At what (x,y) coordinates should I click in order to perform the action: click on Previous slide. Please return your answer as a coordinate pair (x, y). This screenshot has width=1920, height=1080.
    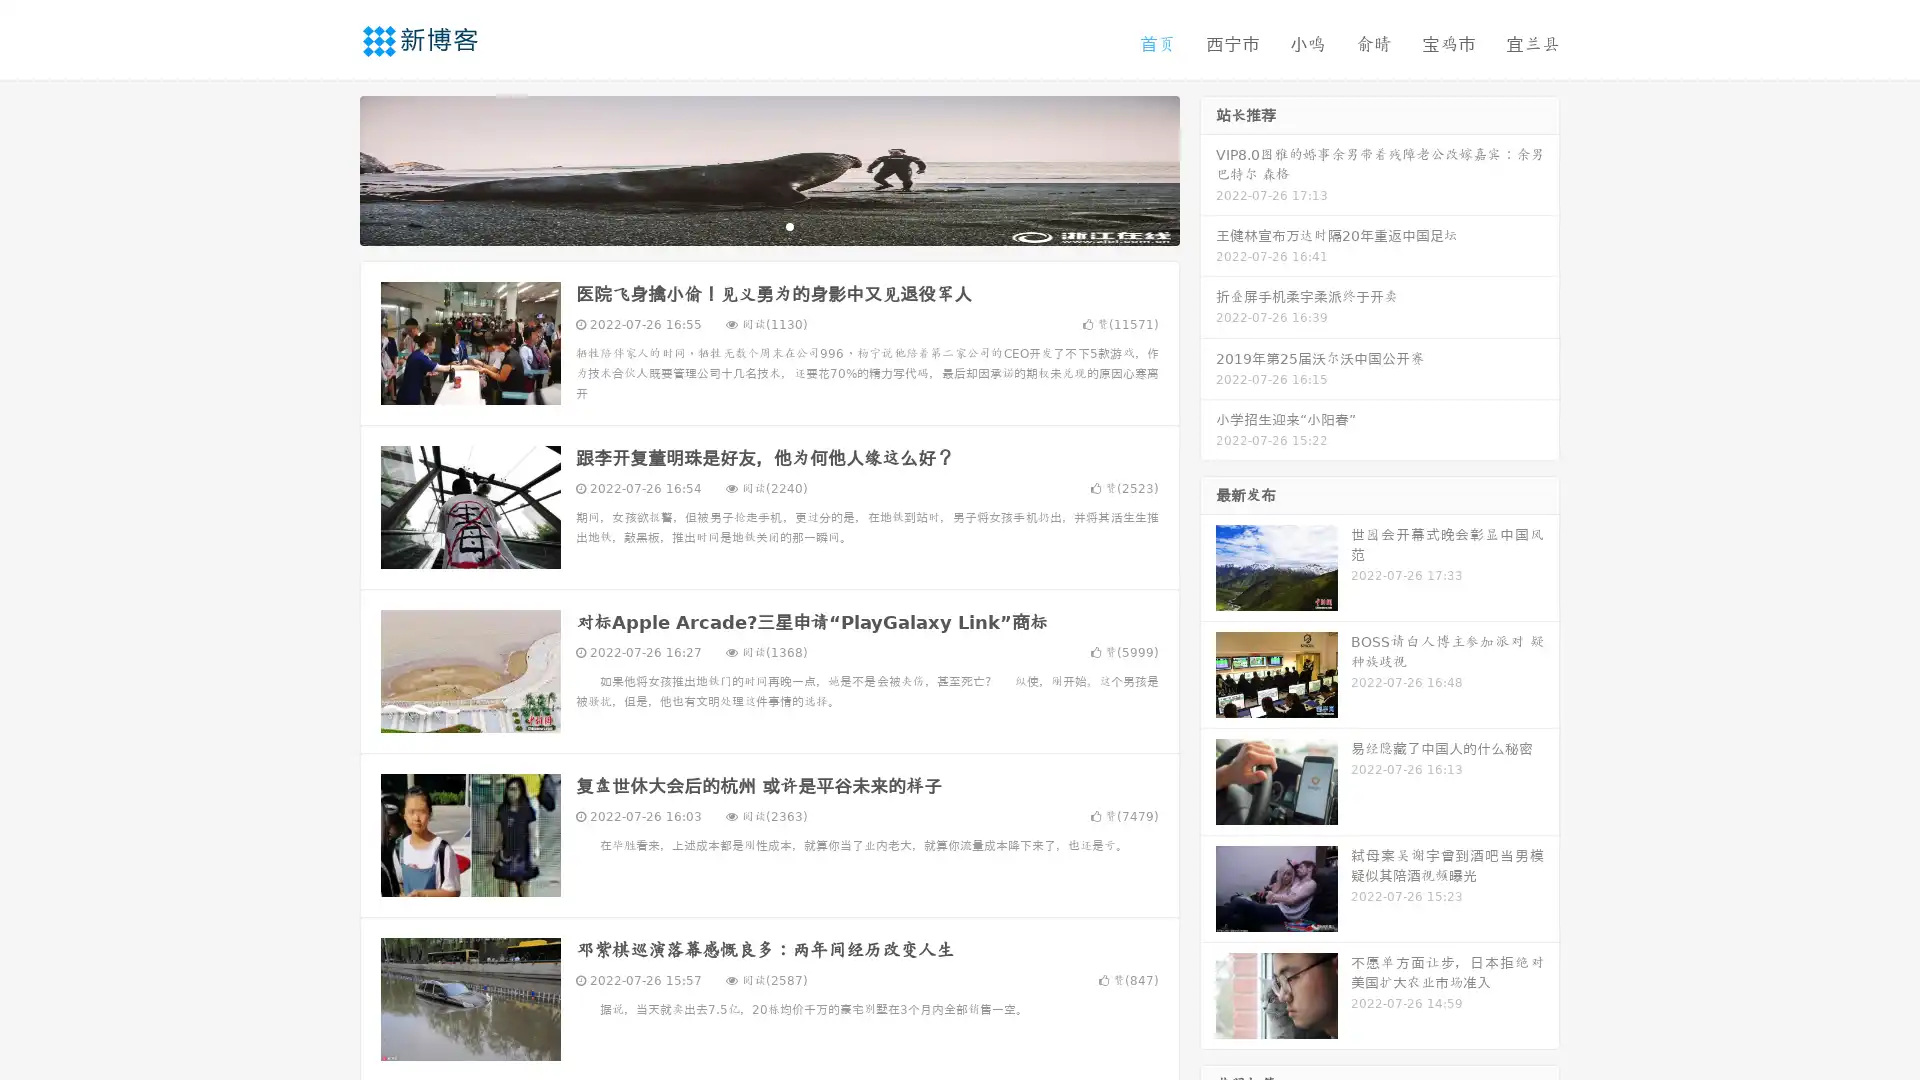
    Looking at the image, I should click on (330, 168).